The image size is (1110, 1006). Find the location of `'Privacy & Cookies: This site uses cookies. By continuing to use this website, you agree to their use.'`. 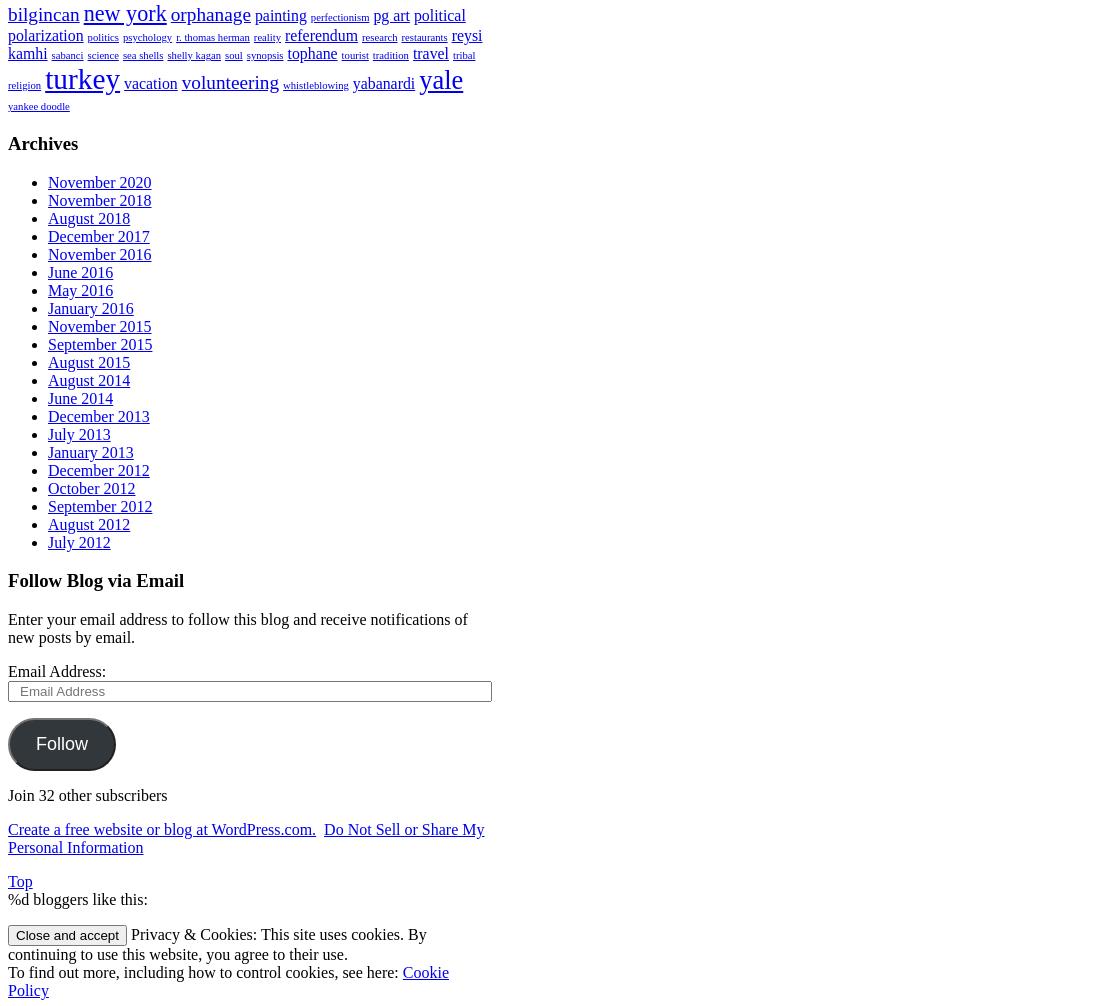

'Privacy & Cookies: This site uses cookies. By continuing to use this website, you agree to their use.' is located at coordinates (216, 943).